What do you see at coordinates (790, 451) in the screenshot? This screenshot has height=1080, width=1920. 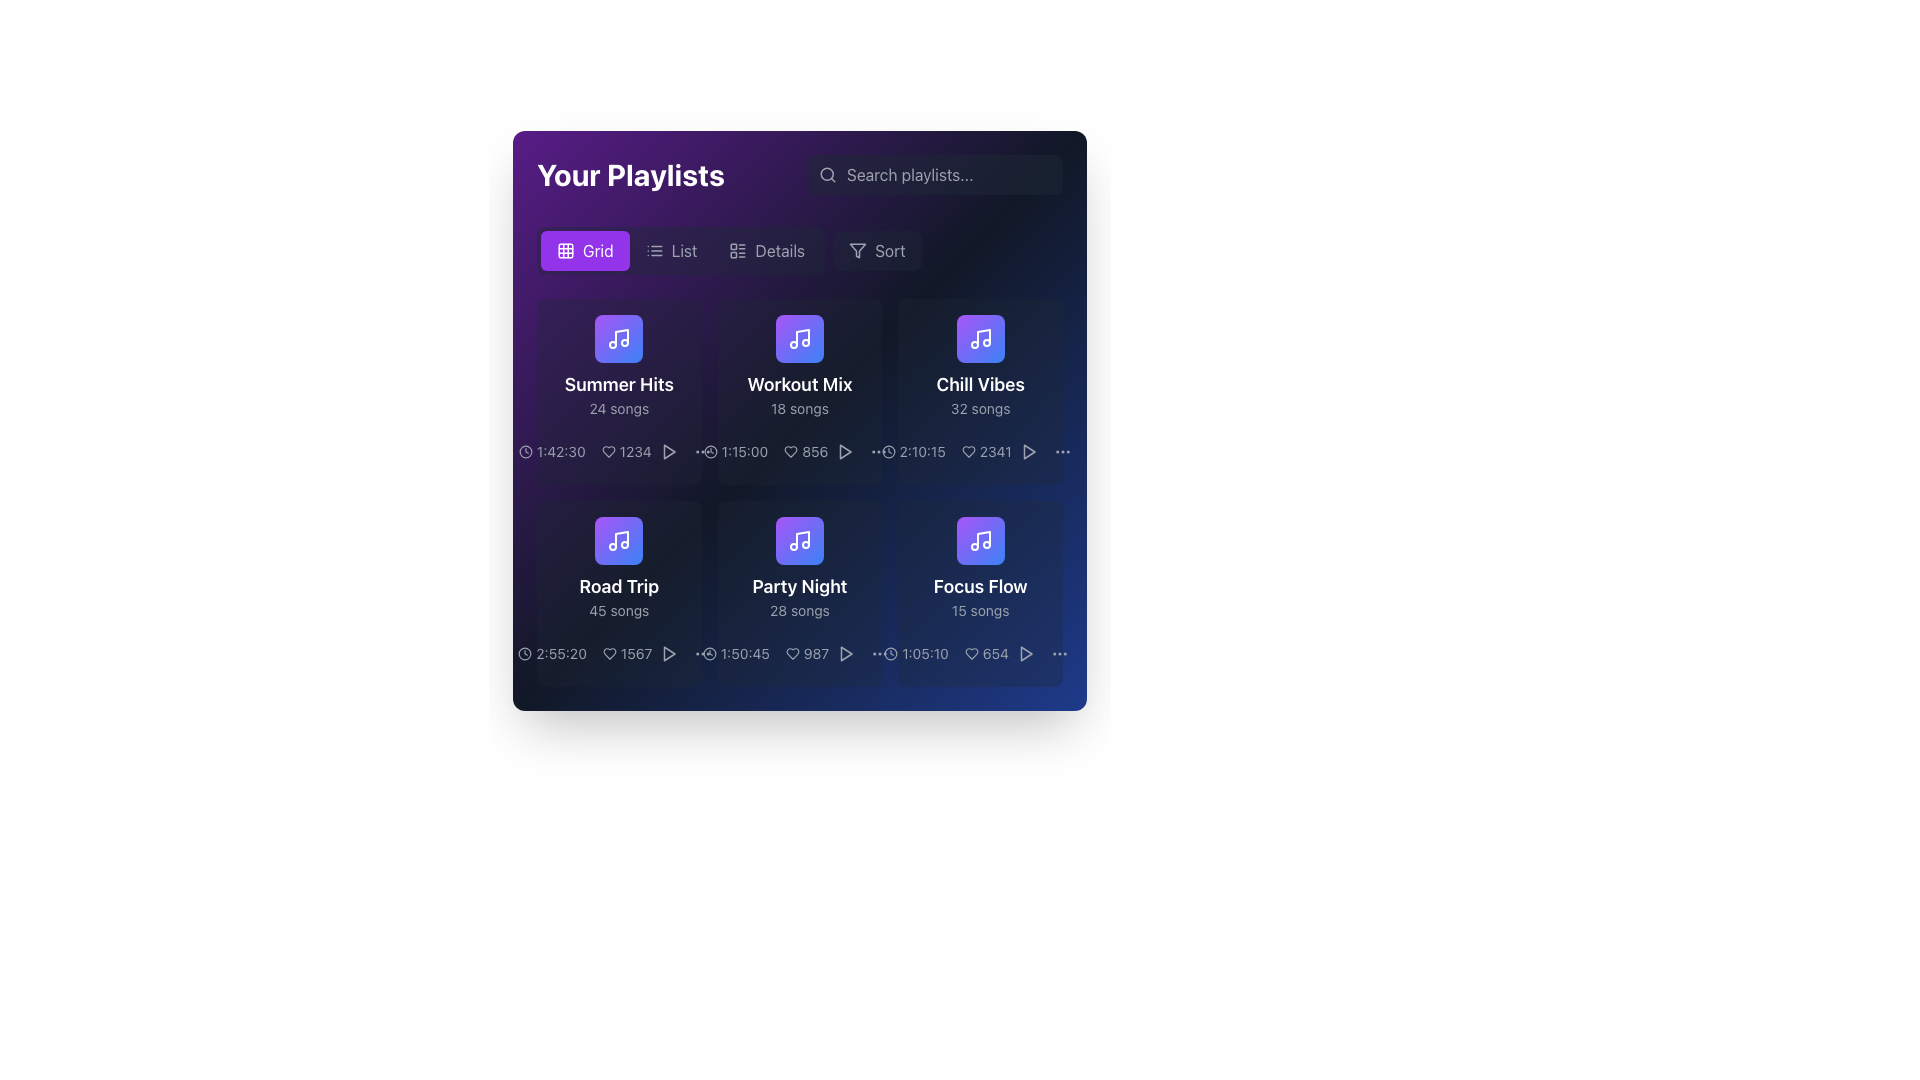 I see `the 'like' icon positioned to the left of the number '856' in the 'Workout Mix' card` at bounding box center [790, 451].